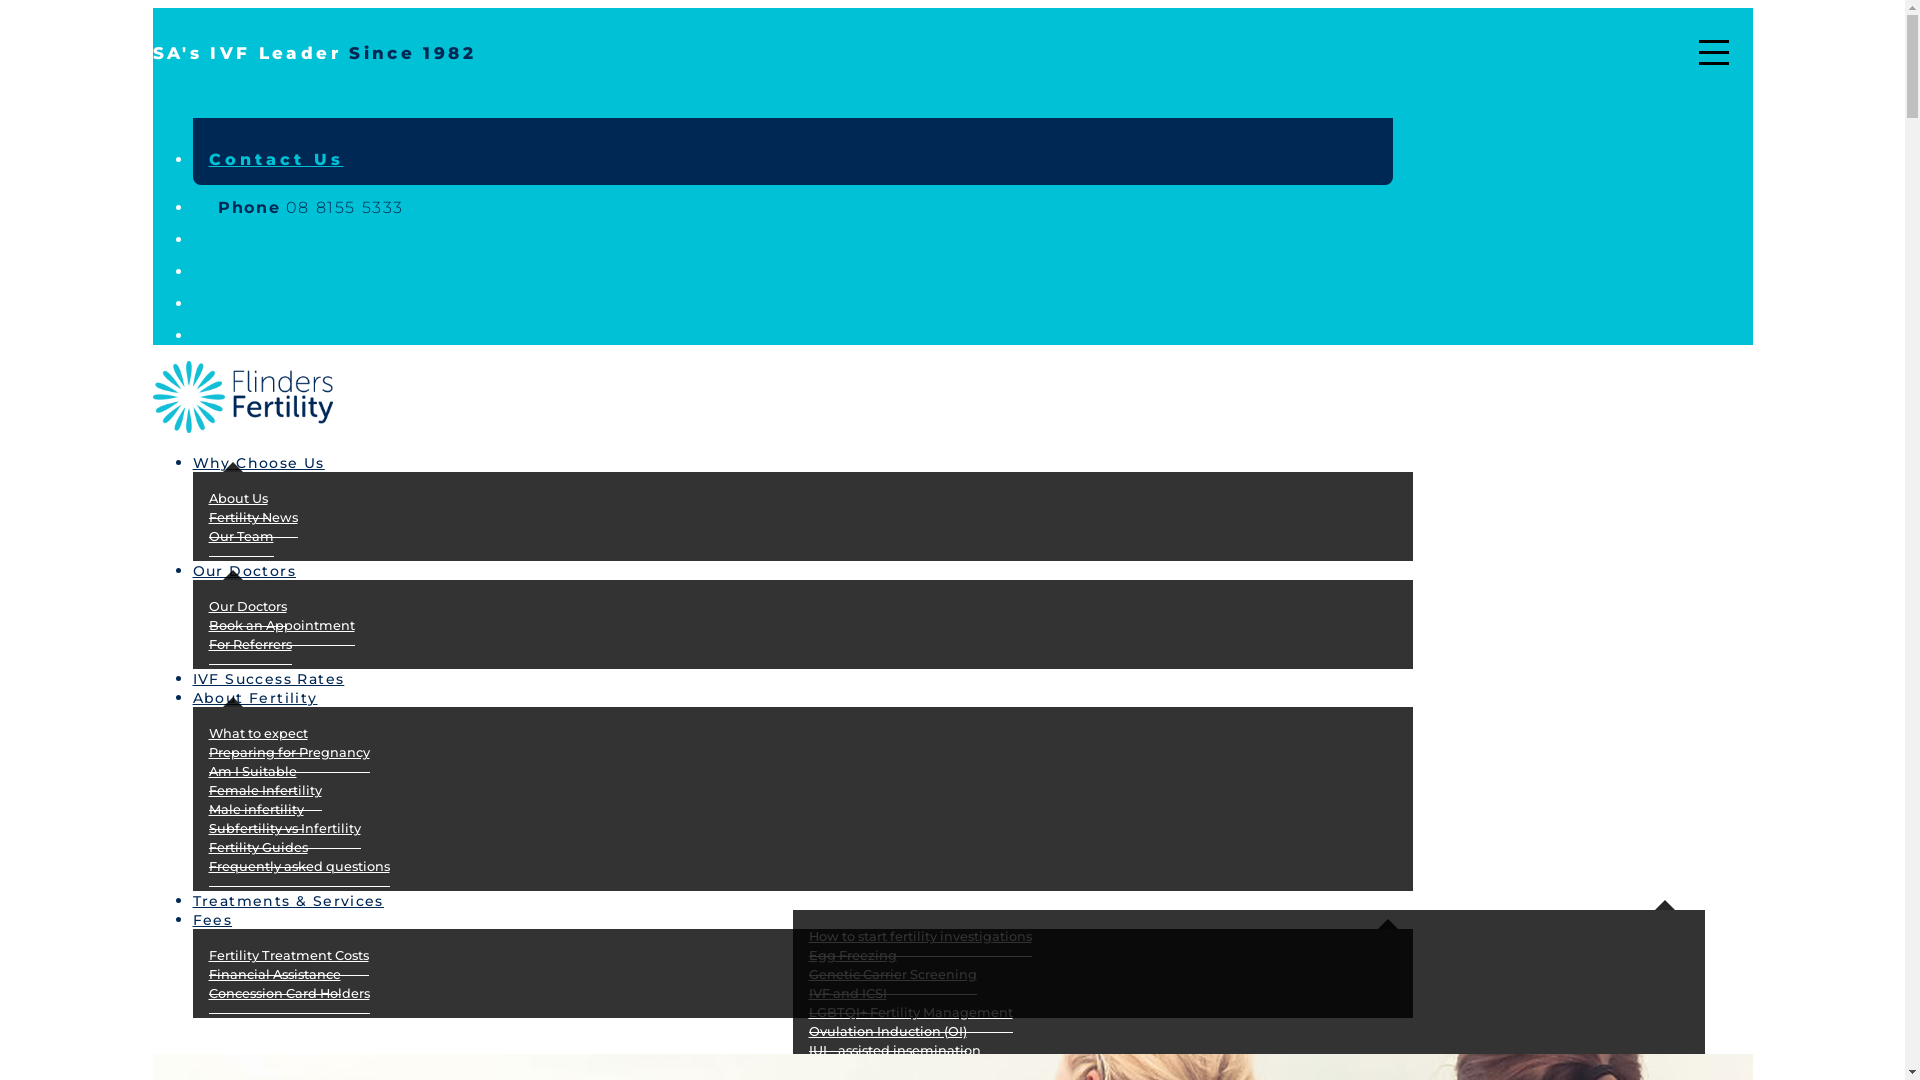 The width and height of the screenshot is (1920, 1080). What do you see at coordinates (886, 1032) in the screenshot?
I see `'Ovulation Induction (OI)'` at bounding box center [886, 1032].